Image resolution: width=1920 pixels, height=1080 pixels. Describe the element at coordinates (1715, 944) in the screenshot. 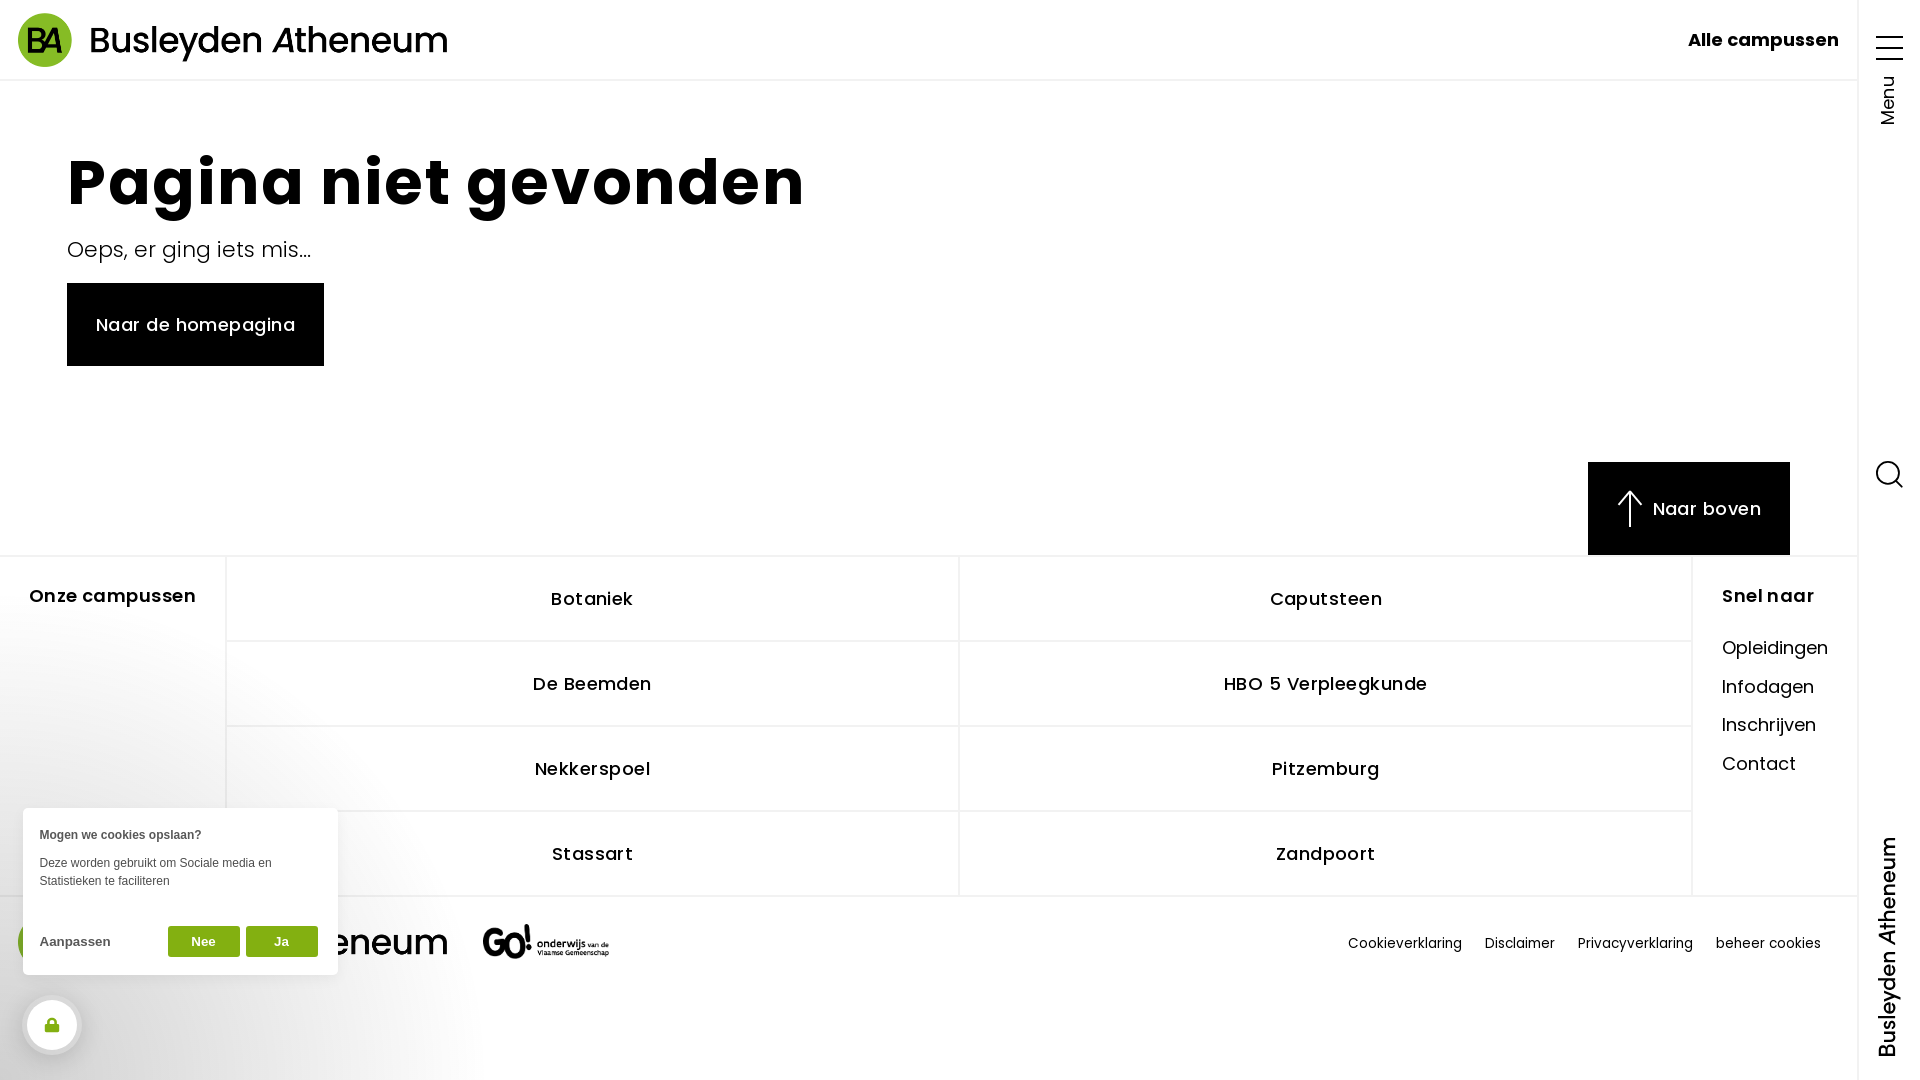

I see `'beheer cookies'` at that location.